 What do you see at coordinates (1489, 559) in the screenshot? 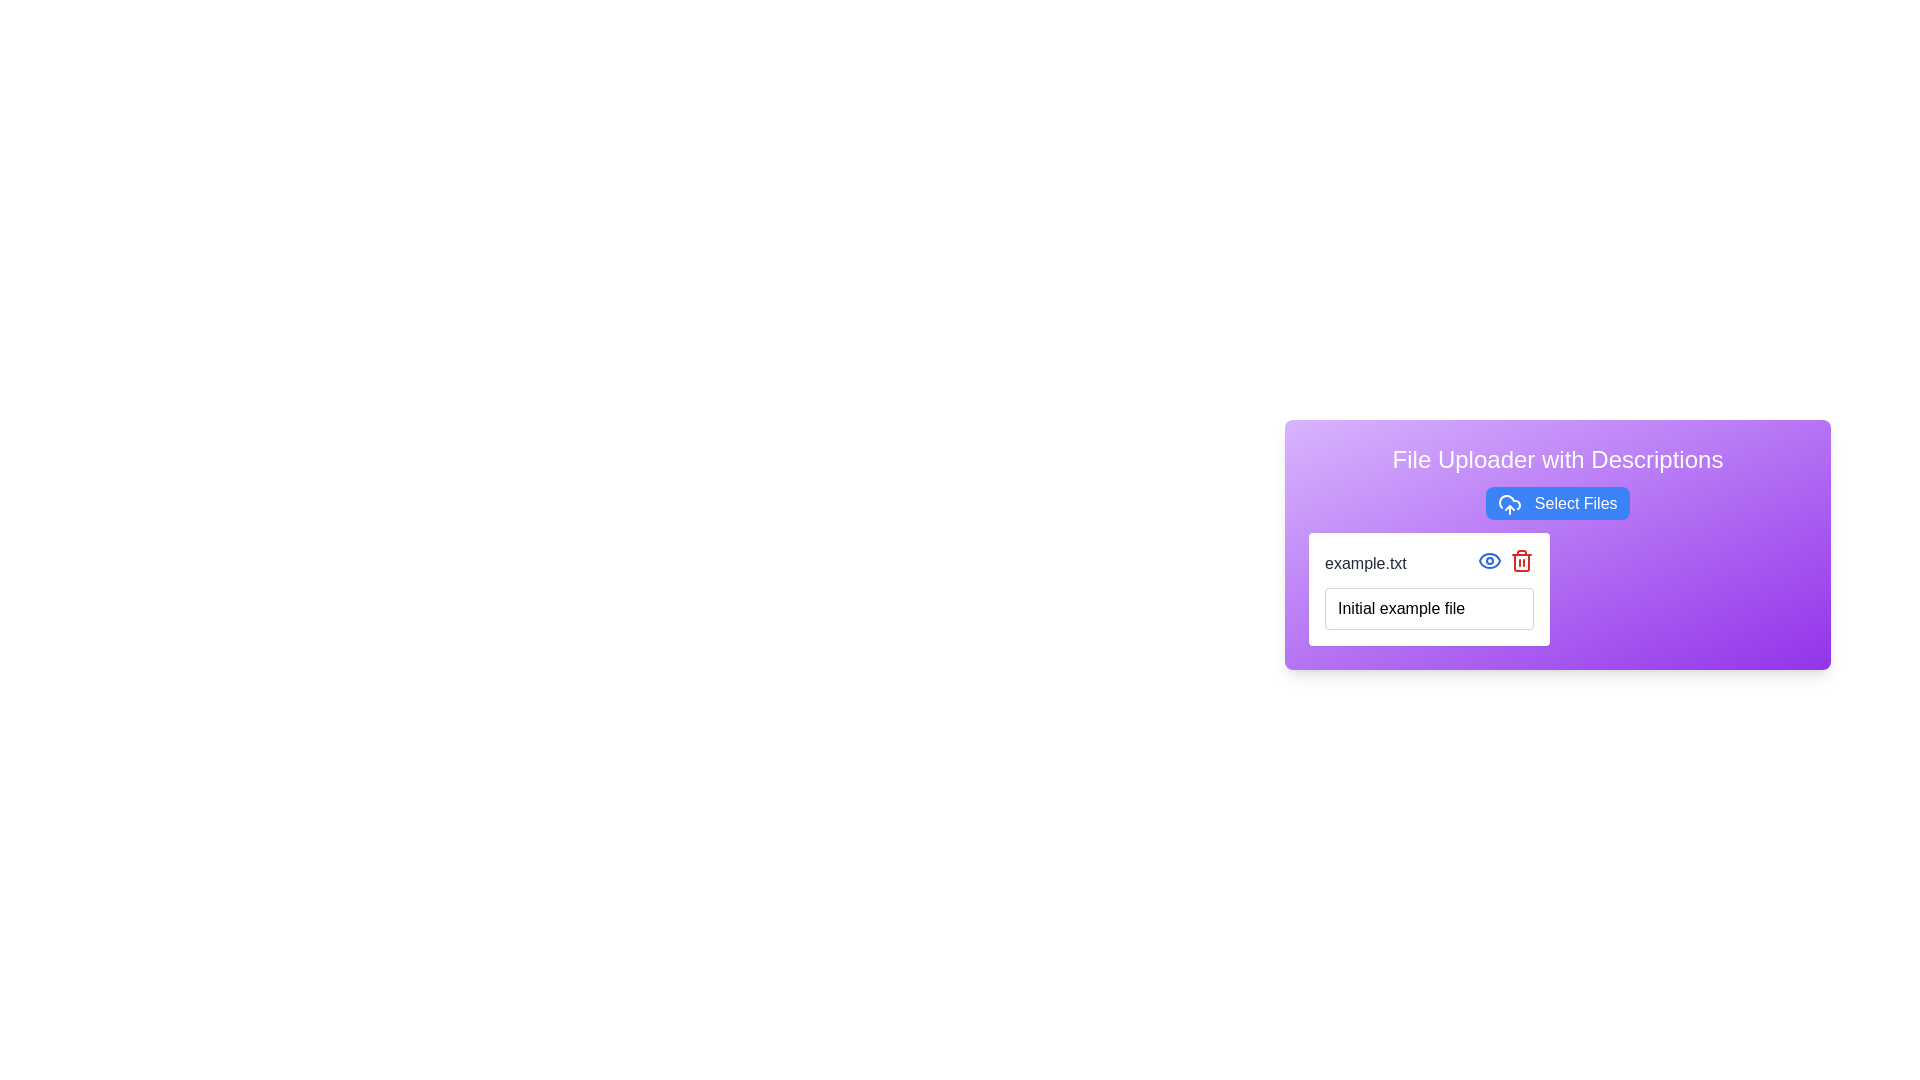
I see `the outer shape of the blue eye icon located next to the file name 'example.txt' in the file uploader interface` at bounding box center [1489, 559].